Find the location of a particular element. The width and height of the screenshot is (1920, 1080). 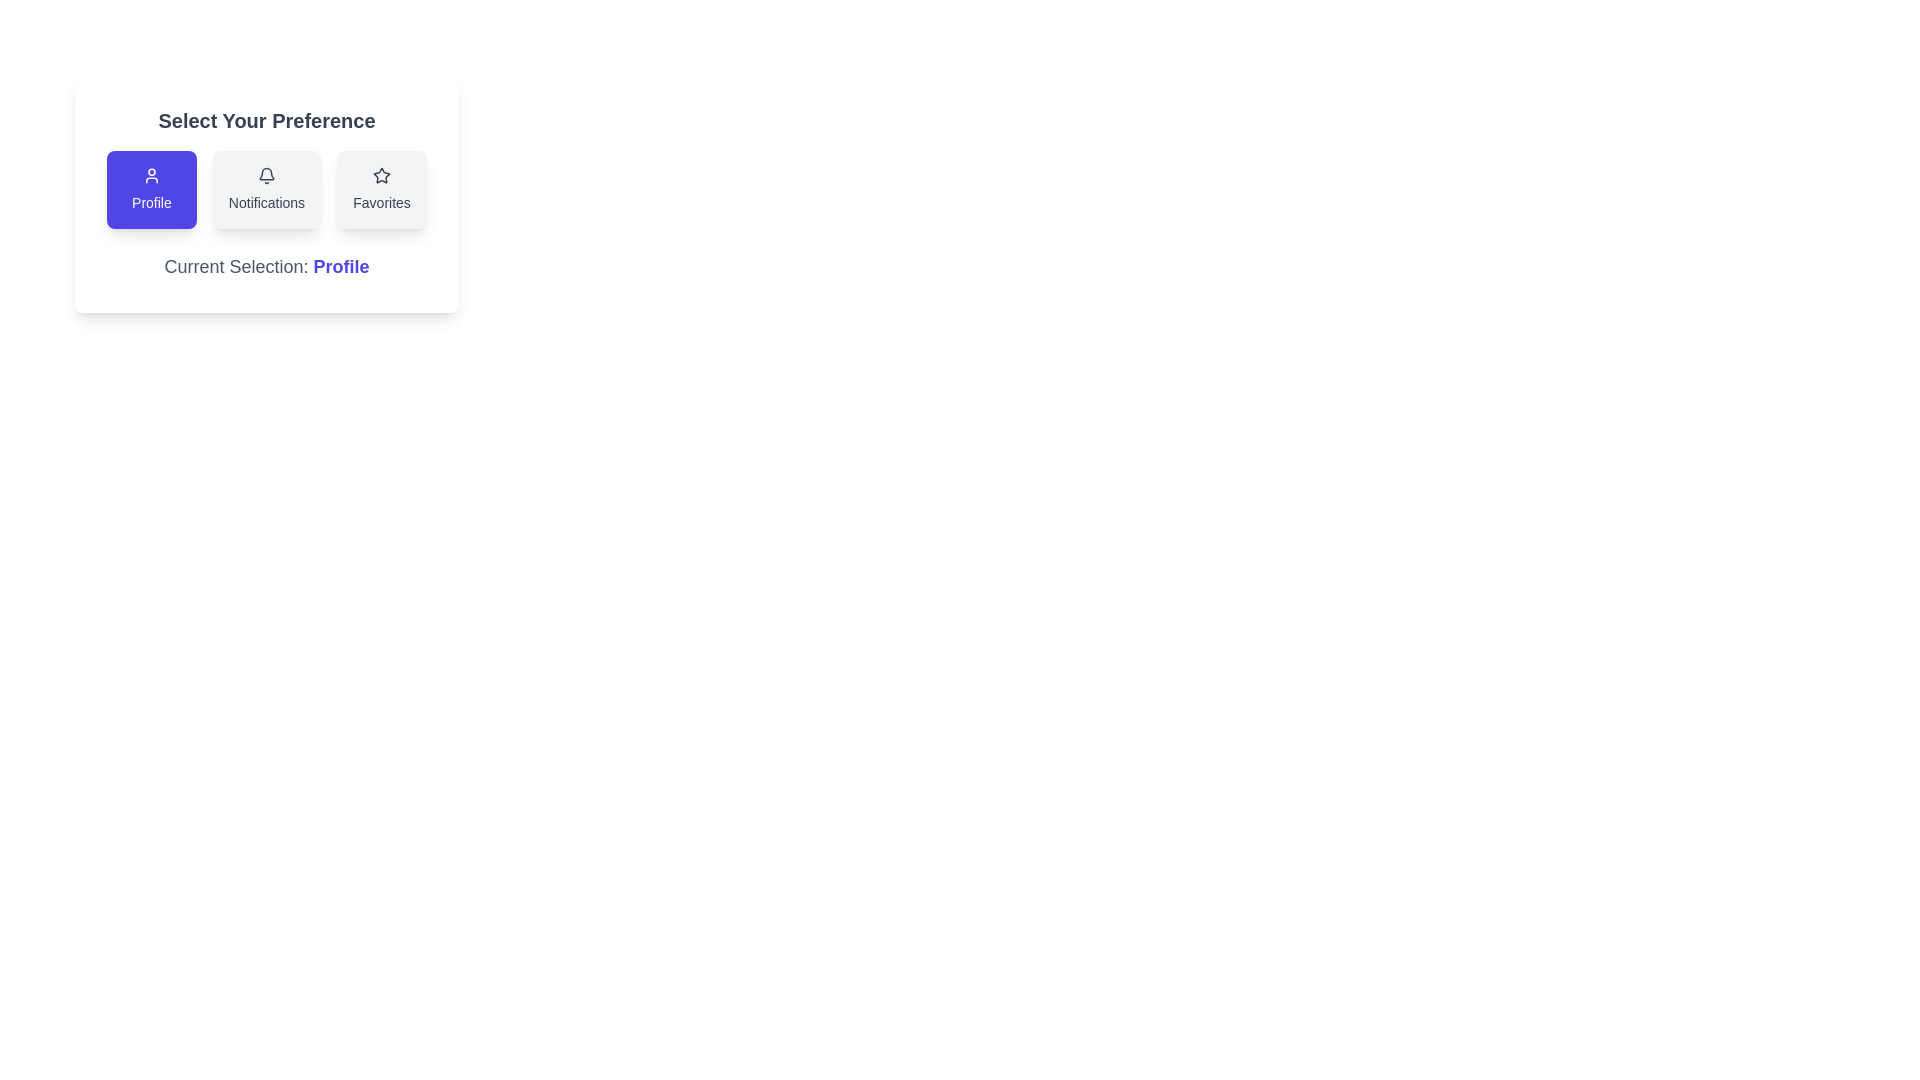

the star icon associated with the 'Favorites' feature, positioned at the top-center of the card, to visually reinforce marking items as favorites is located at coordinates (382, 175).